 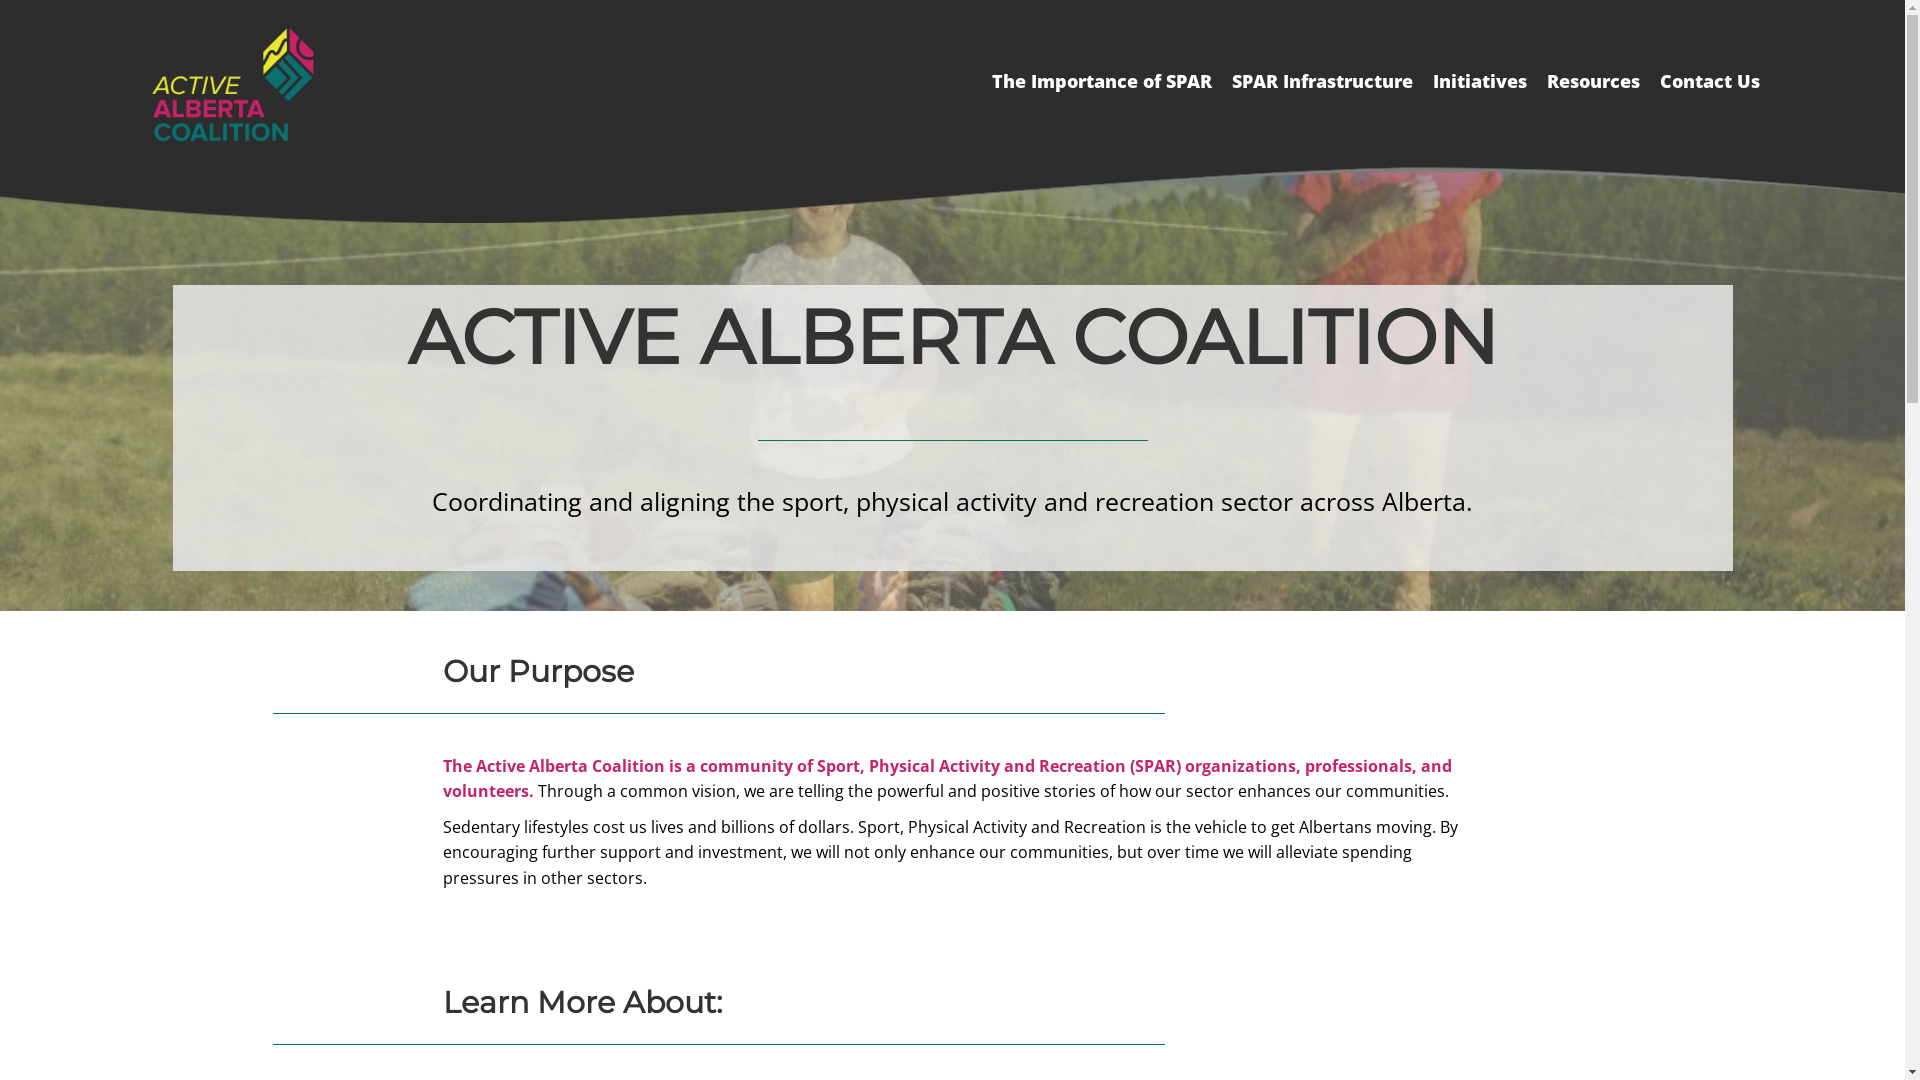 I want to click on 'Initiatives', so click(x=1421, y=80).